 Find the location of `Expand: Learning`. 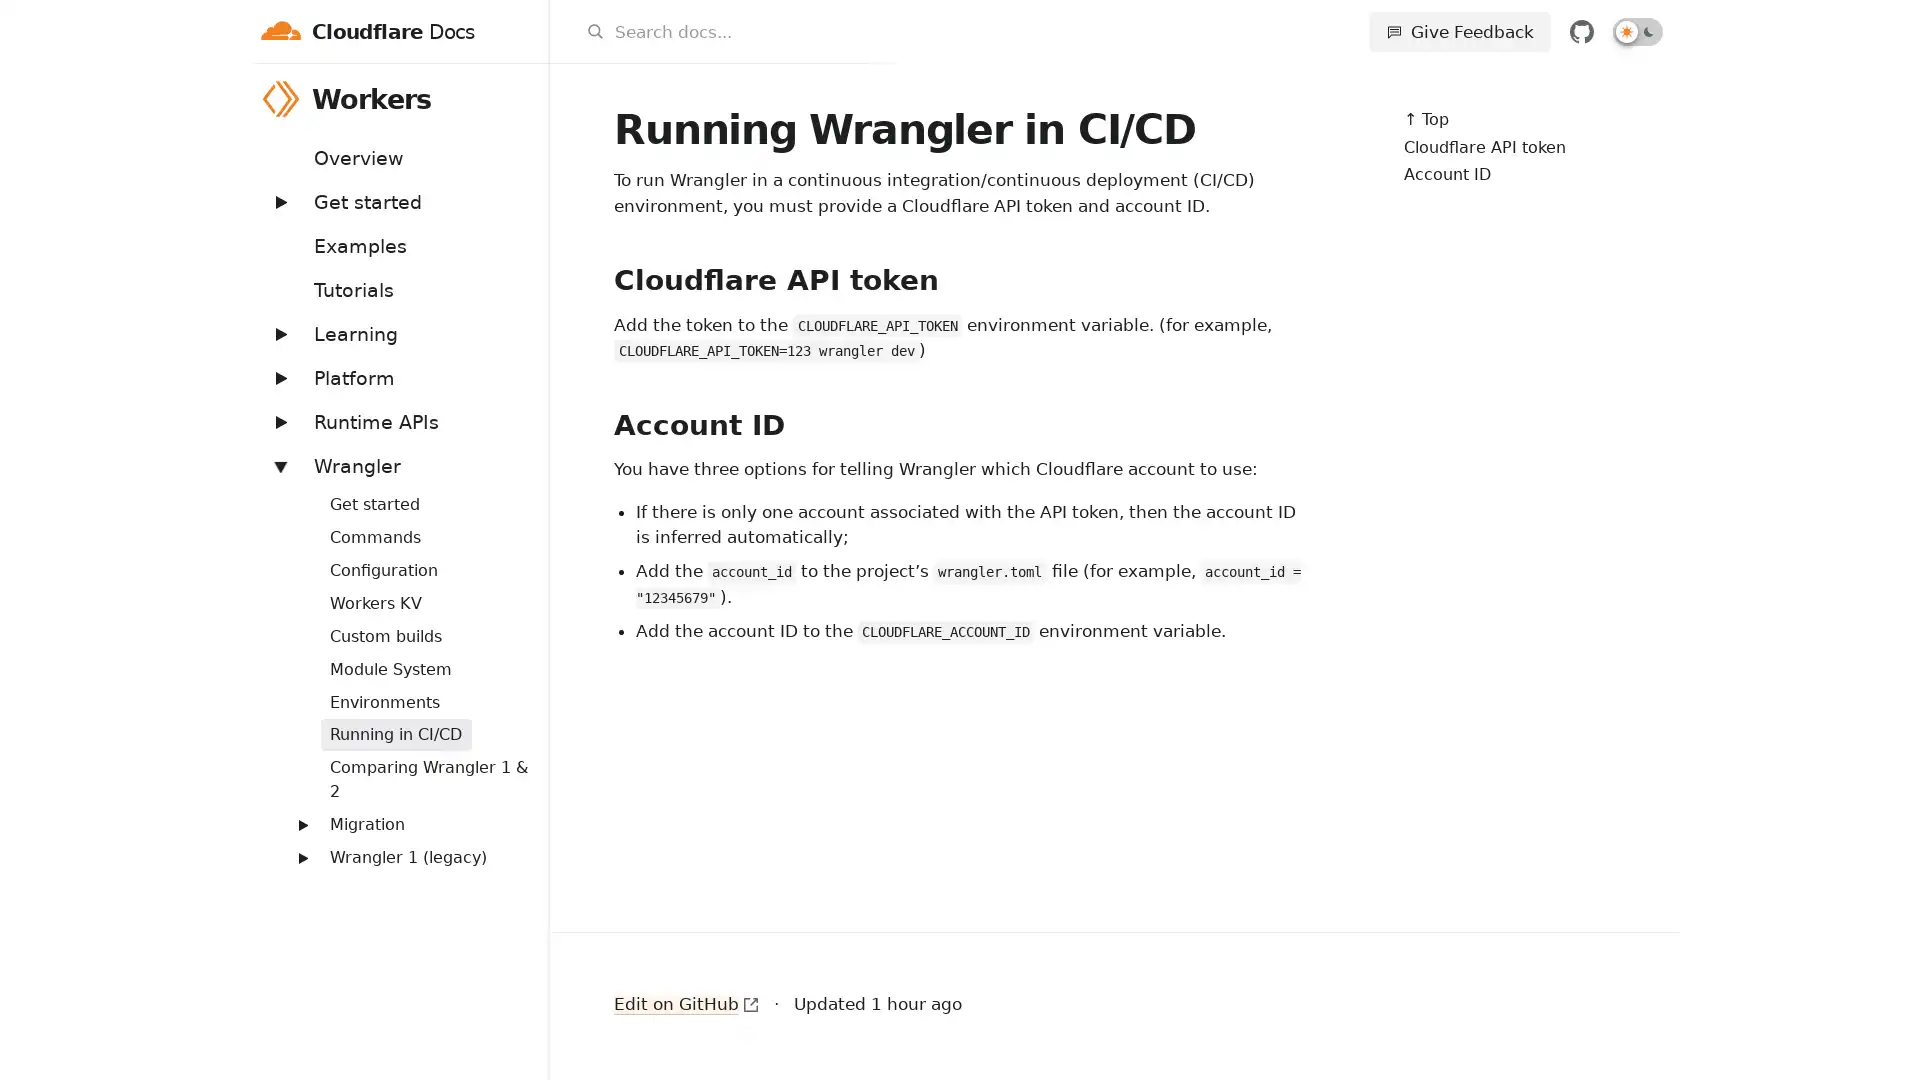

Expand: Learning is located at coordinates (278, 332).